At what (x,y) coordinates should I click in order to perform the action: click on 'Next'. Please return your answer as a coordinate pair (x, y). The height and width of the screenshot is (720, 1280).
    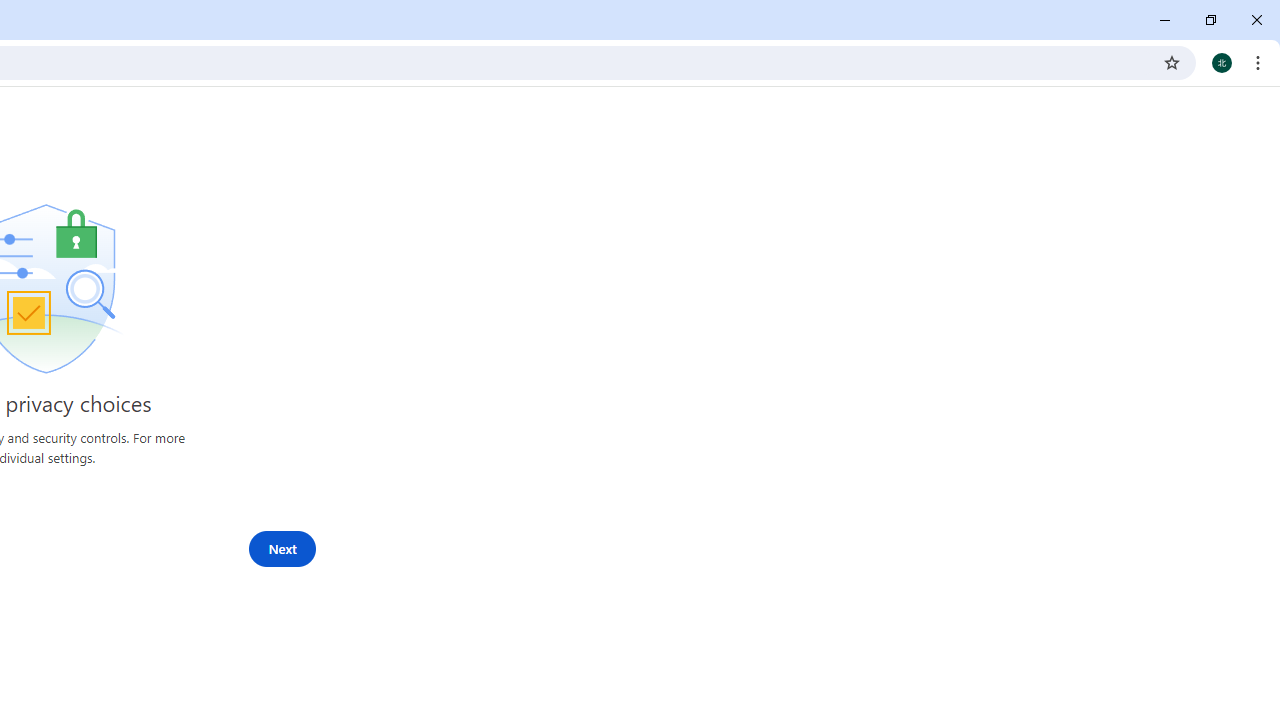
    Looking at the image, I should click on (281, 549).